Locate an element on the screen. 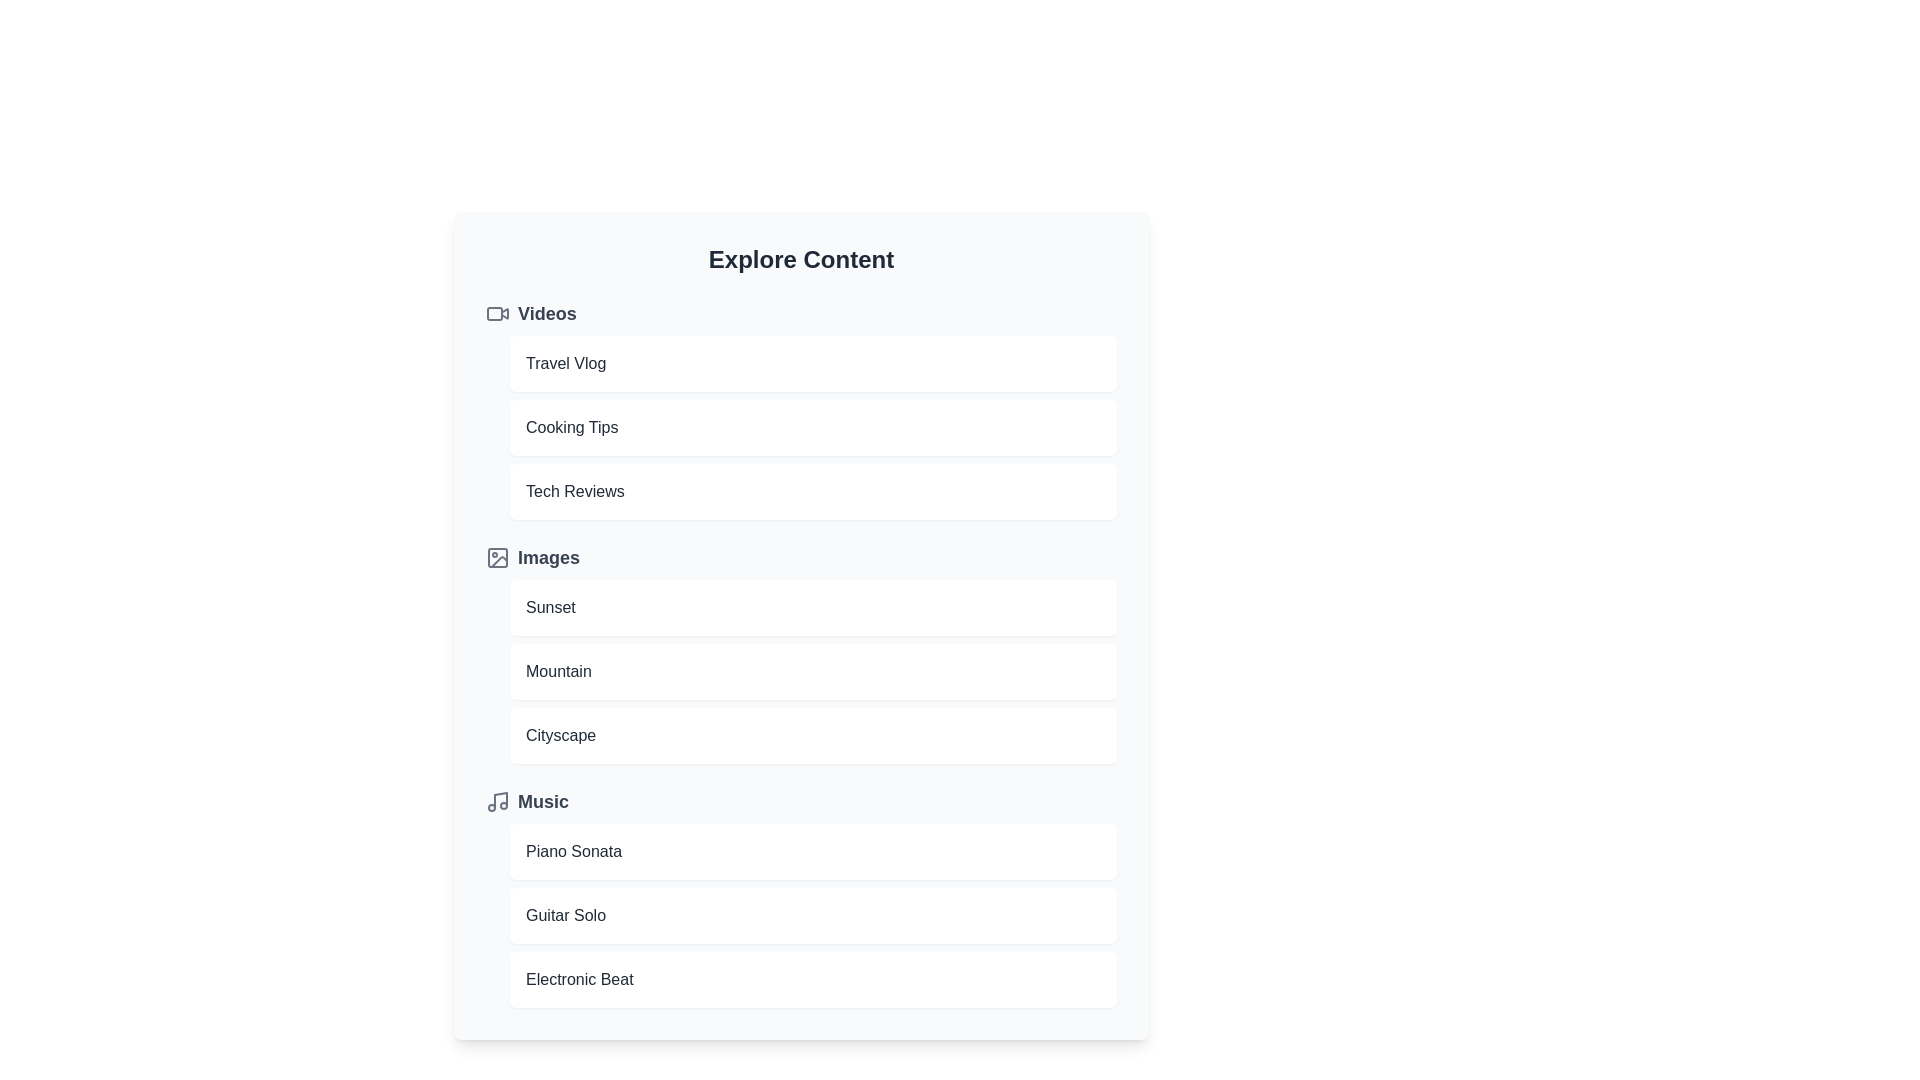 The image size is (1920, 1080). the category Music to toggle its visibility is located at coordinates (801, 801).